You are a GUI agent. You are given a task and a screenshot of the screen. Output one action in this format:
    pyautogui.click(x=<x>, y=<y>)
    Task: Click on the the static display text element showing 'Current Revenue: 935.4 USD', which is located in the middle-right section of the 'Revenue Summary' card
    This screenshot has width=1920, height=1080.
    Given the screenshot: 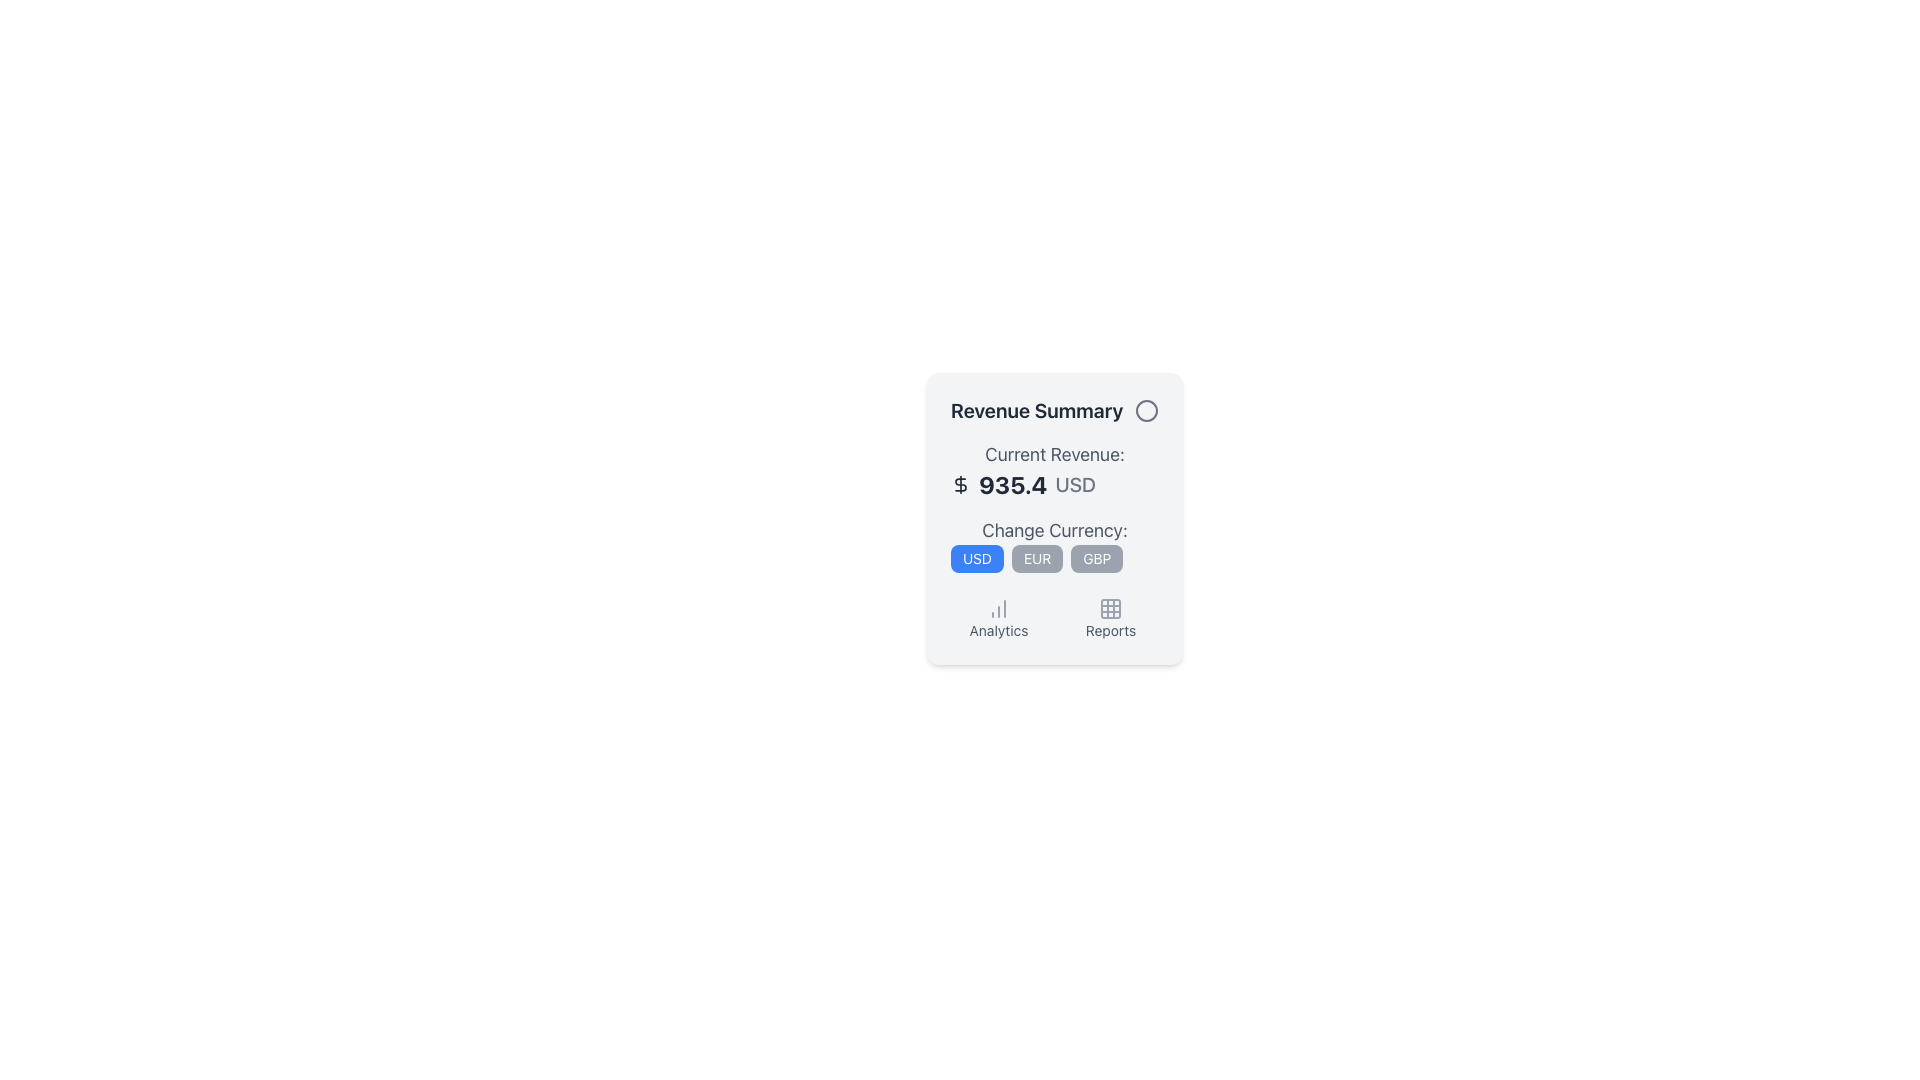 What is the action you would take?
    pyautogui.click(x=1054, y=470)
    